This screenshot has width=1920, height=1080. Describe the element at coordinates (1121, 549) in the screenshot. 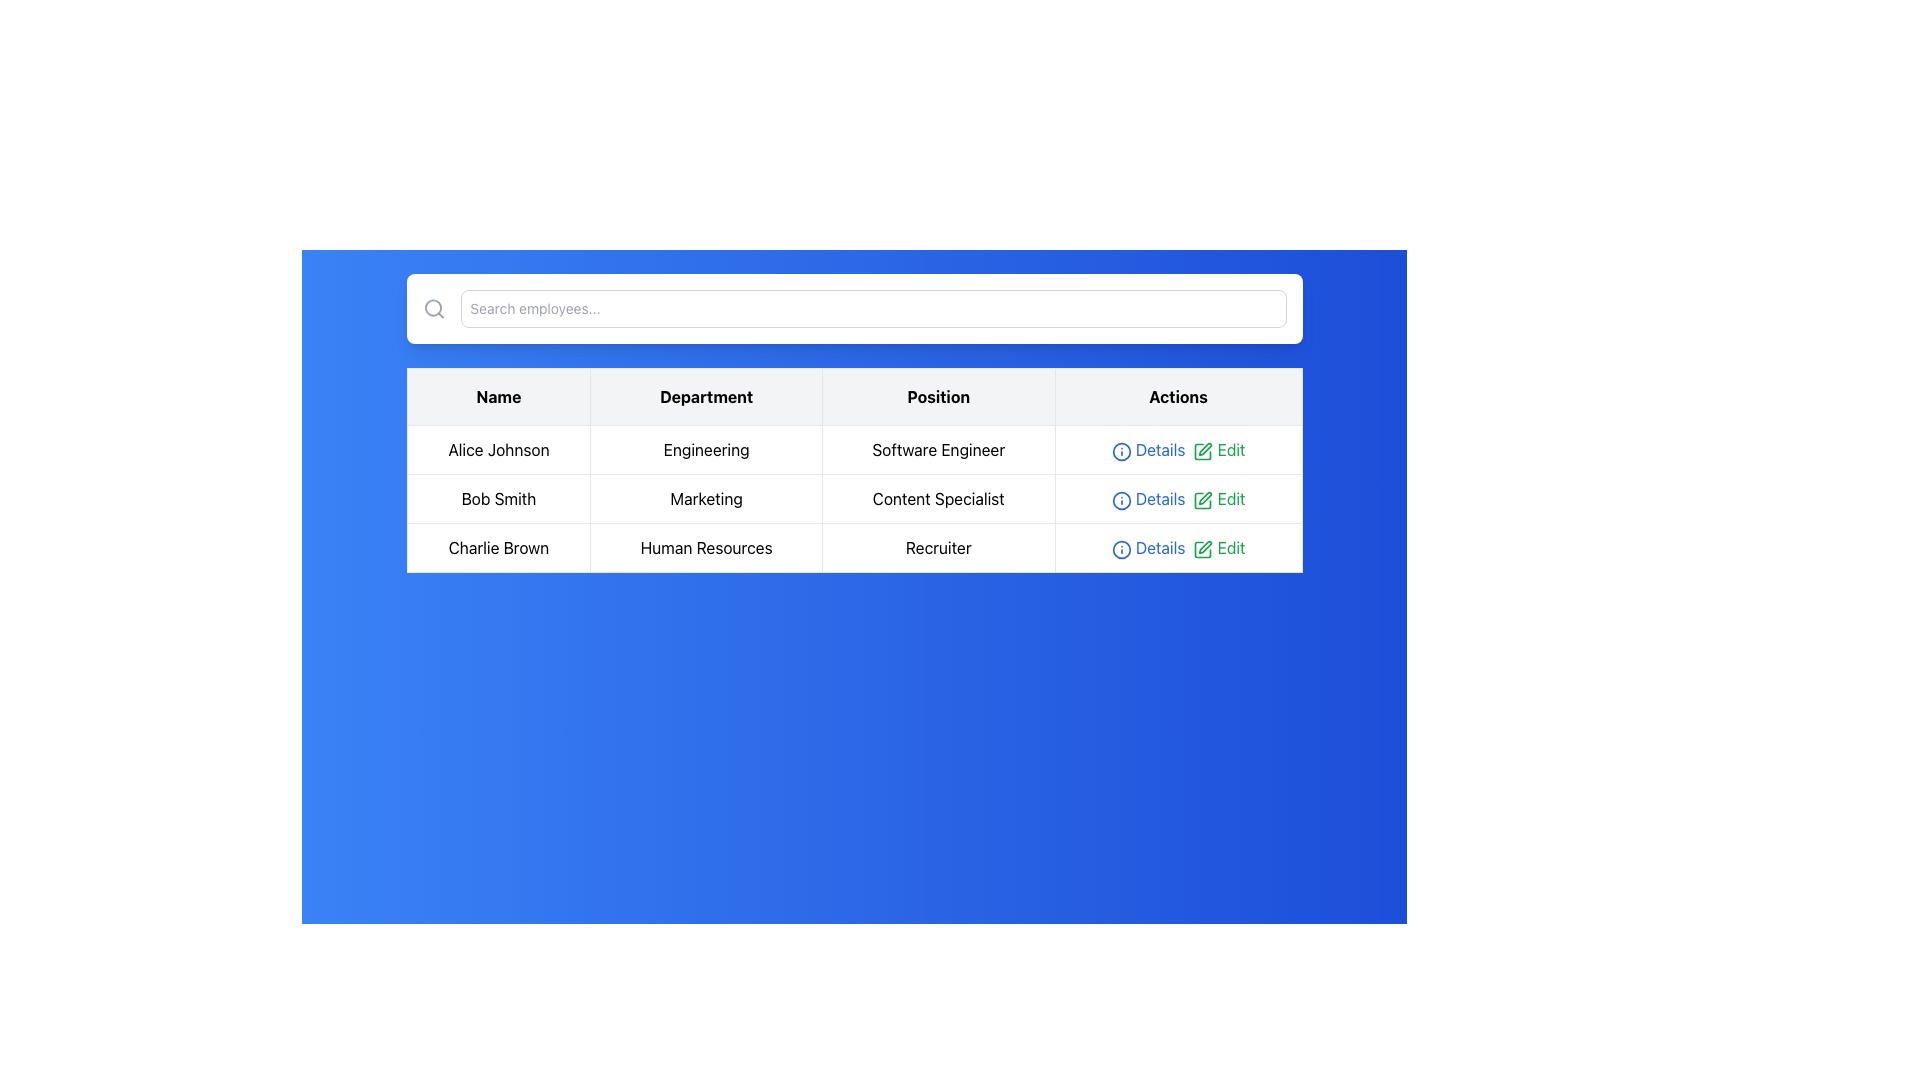

I see `the circular information icon with a blue stroke located in the Actions column of the third row table, adjacent to the 'Details' text` at that location.